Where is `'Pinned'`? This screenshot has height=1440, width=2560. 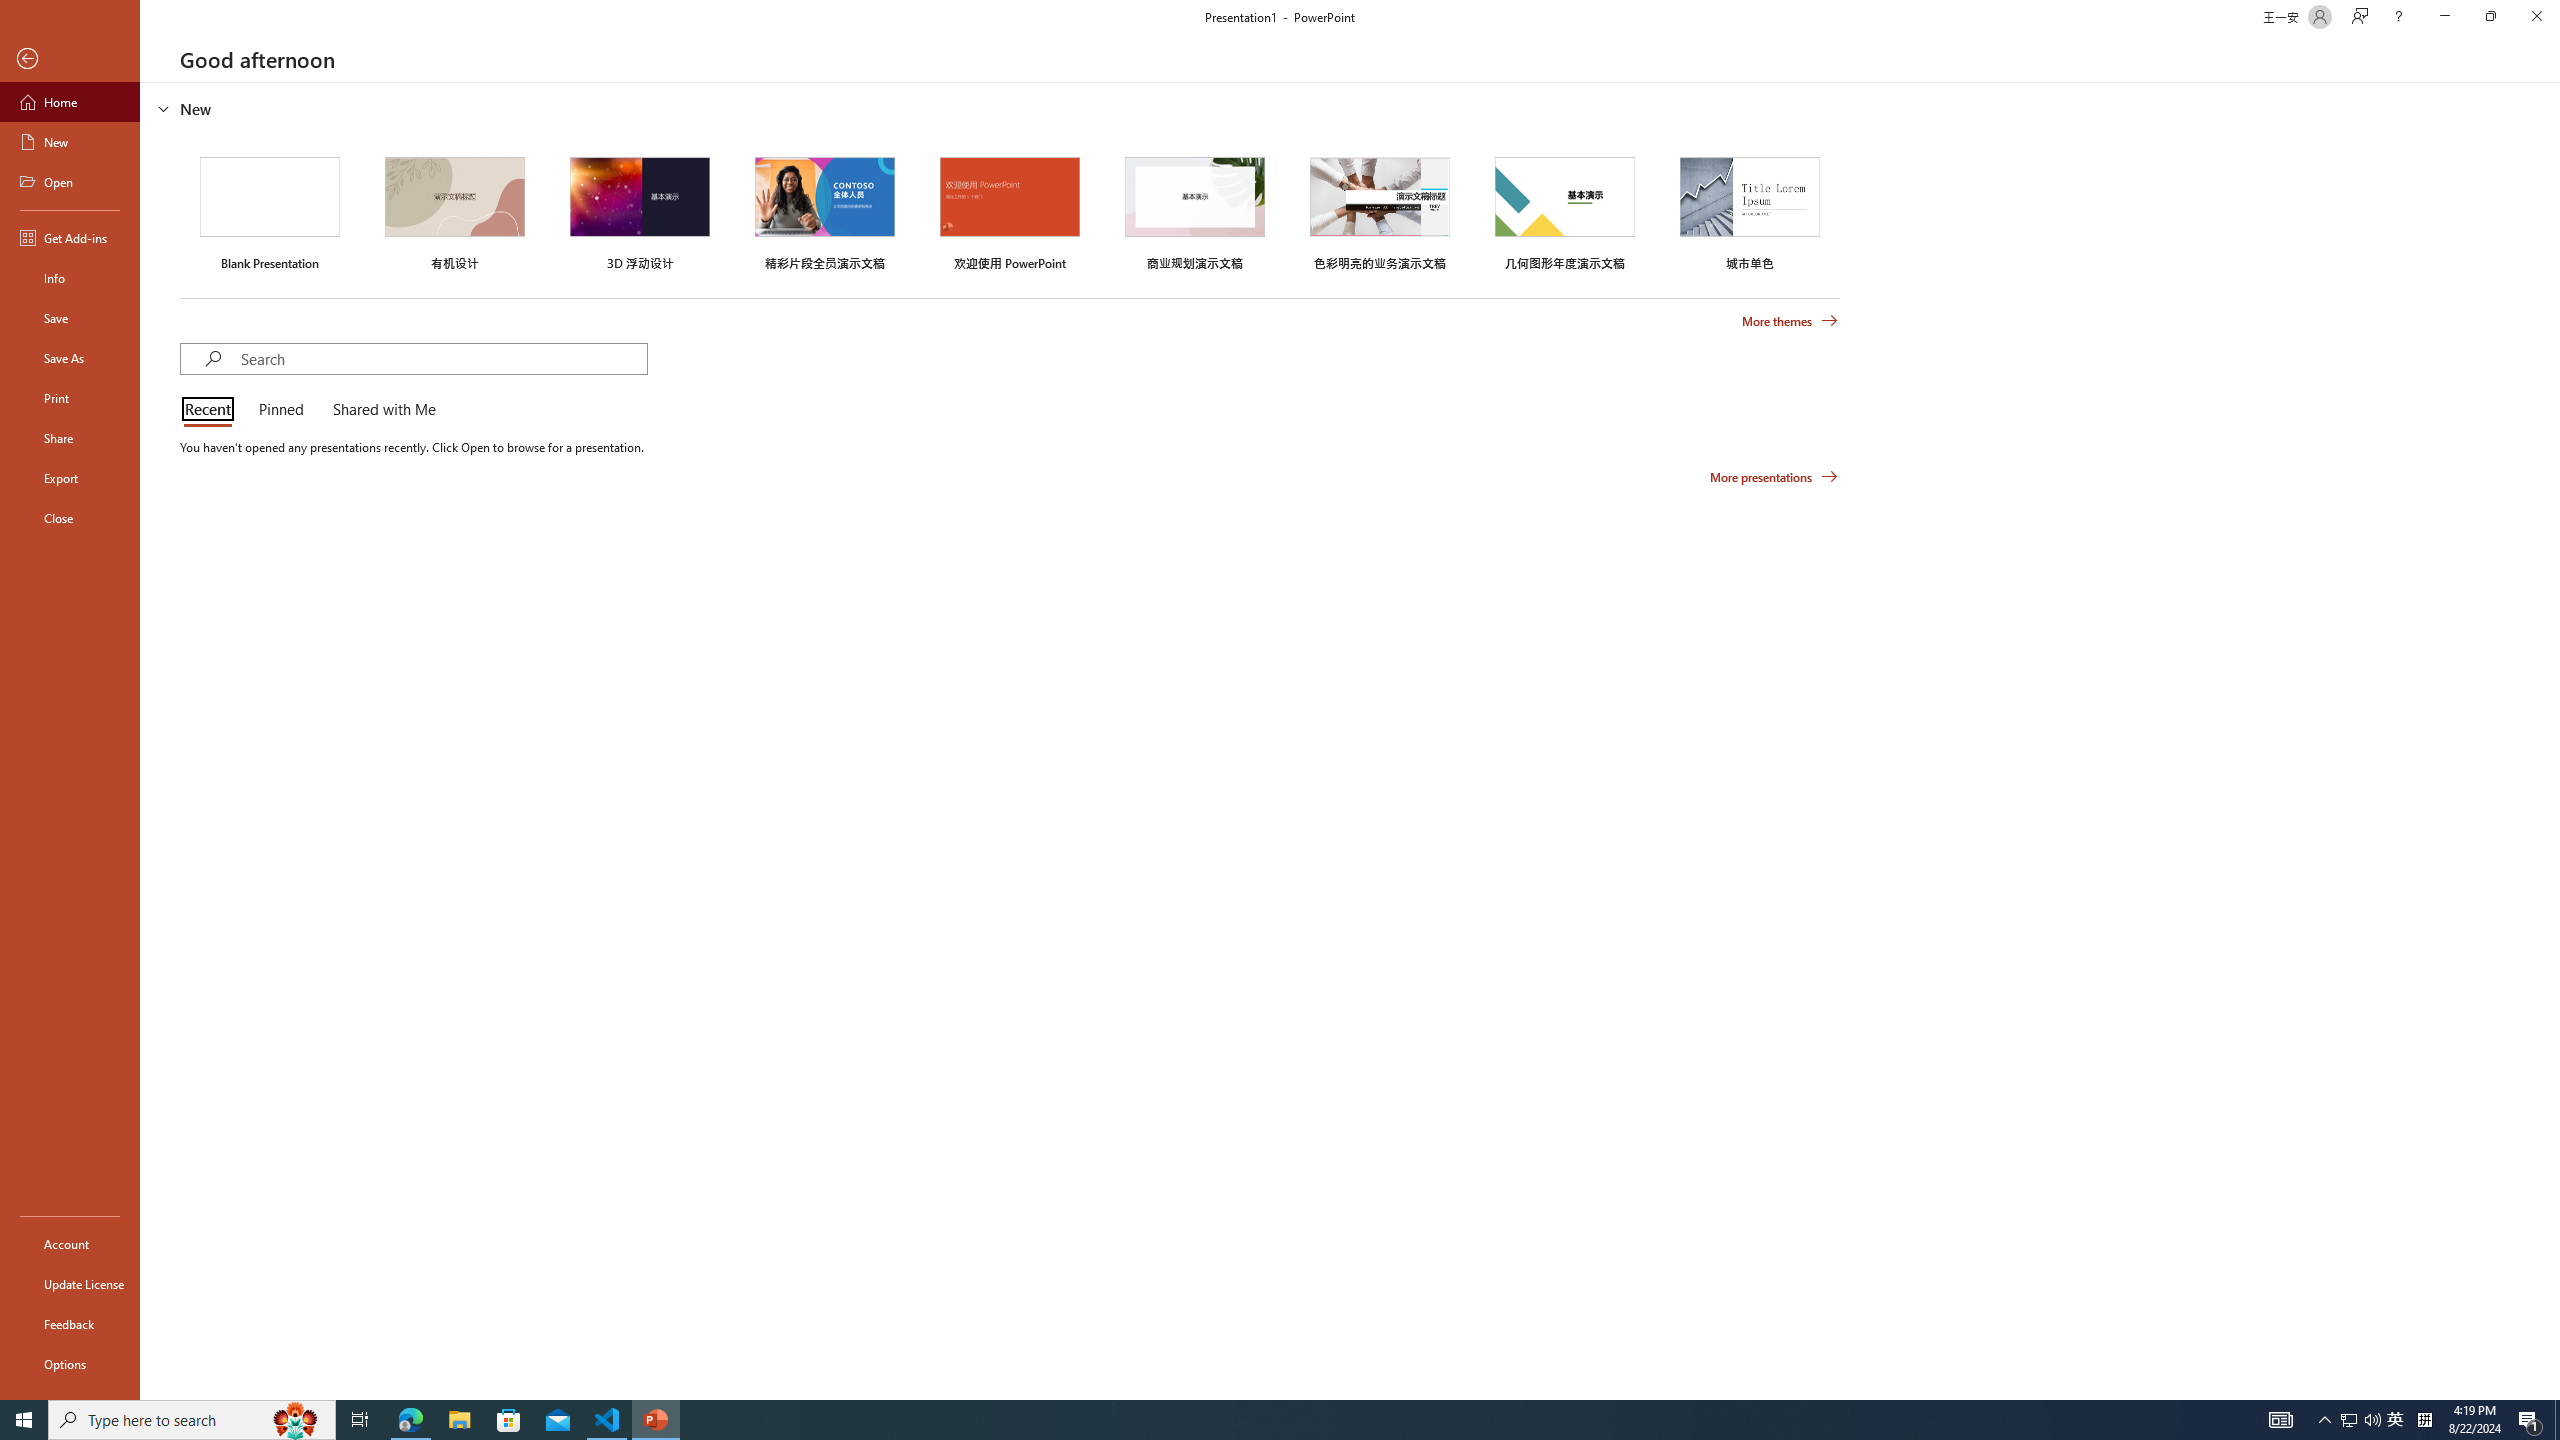 'Pinned' is located at coordinates (280, 410).